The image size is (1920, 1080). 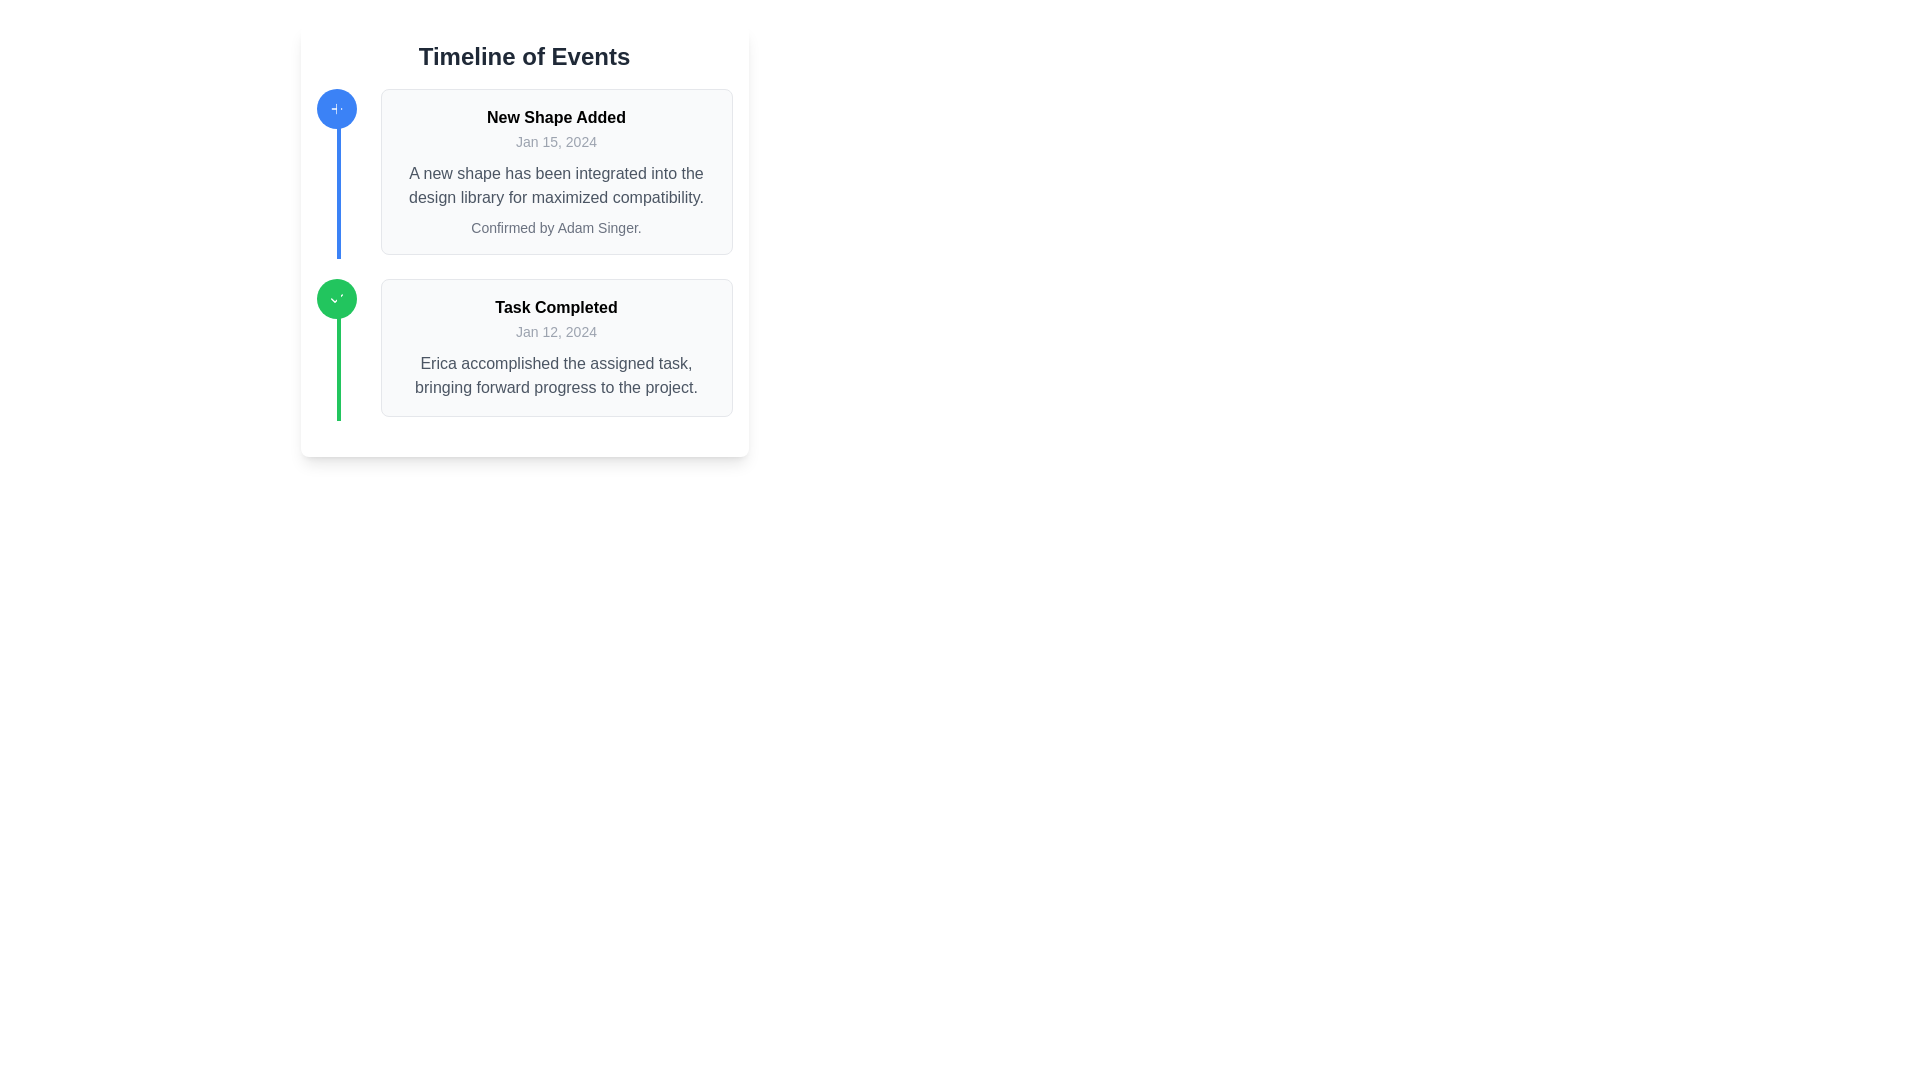 What do you see at coordinates (556, 141) in the screenshot?
I see `text content of the light-gray date label displaying 'Jan 15, 2024', which is positioned beneath the title 'New Shape Added'` at bounding box center [556, 141].